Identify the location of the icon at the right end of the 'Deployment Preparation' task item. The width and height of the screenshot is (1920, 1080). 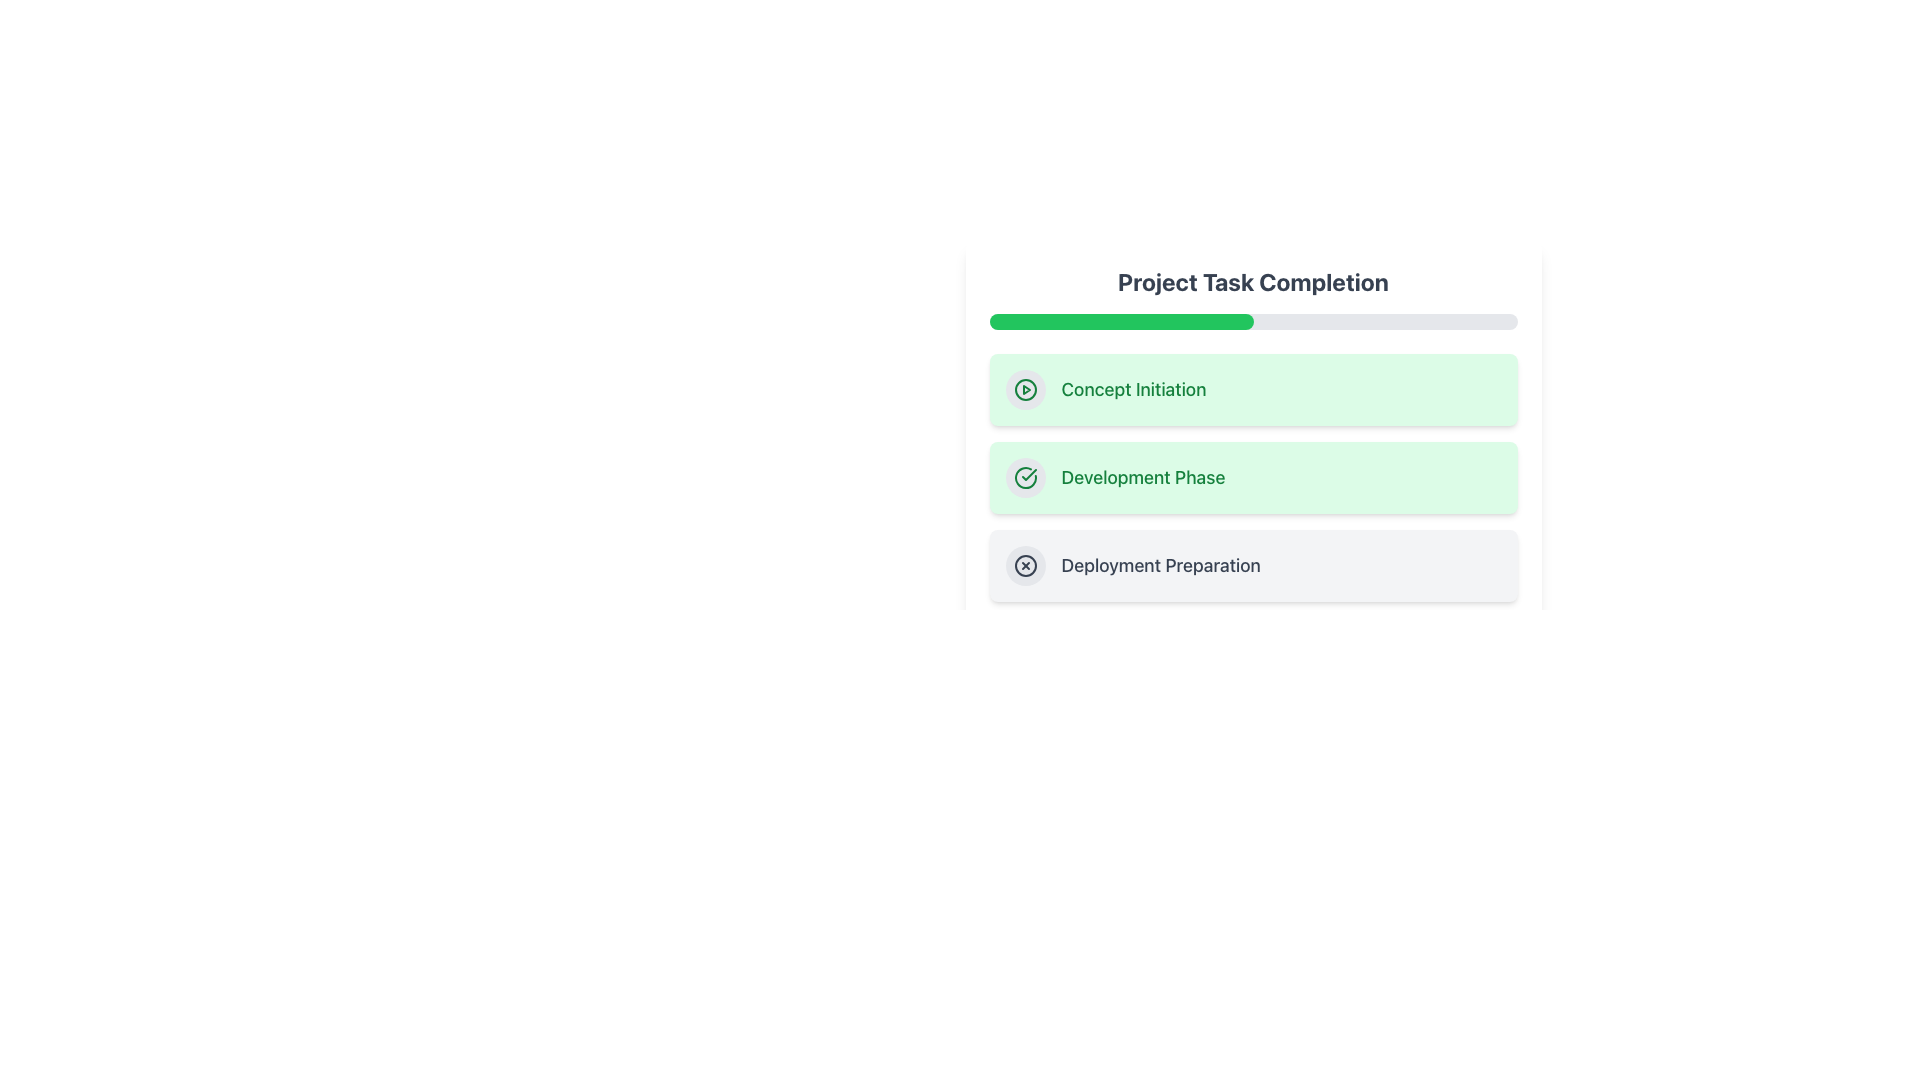
(1025, 566).